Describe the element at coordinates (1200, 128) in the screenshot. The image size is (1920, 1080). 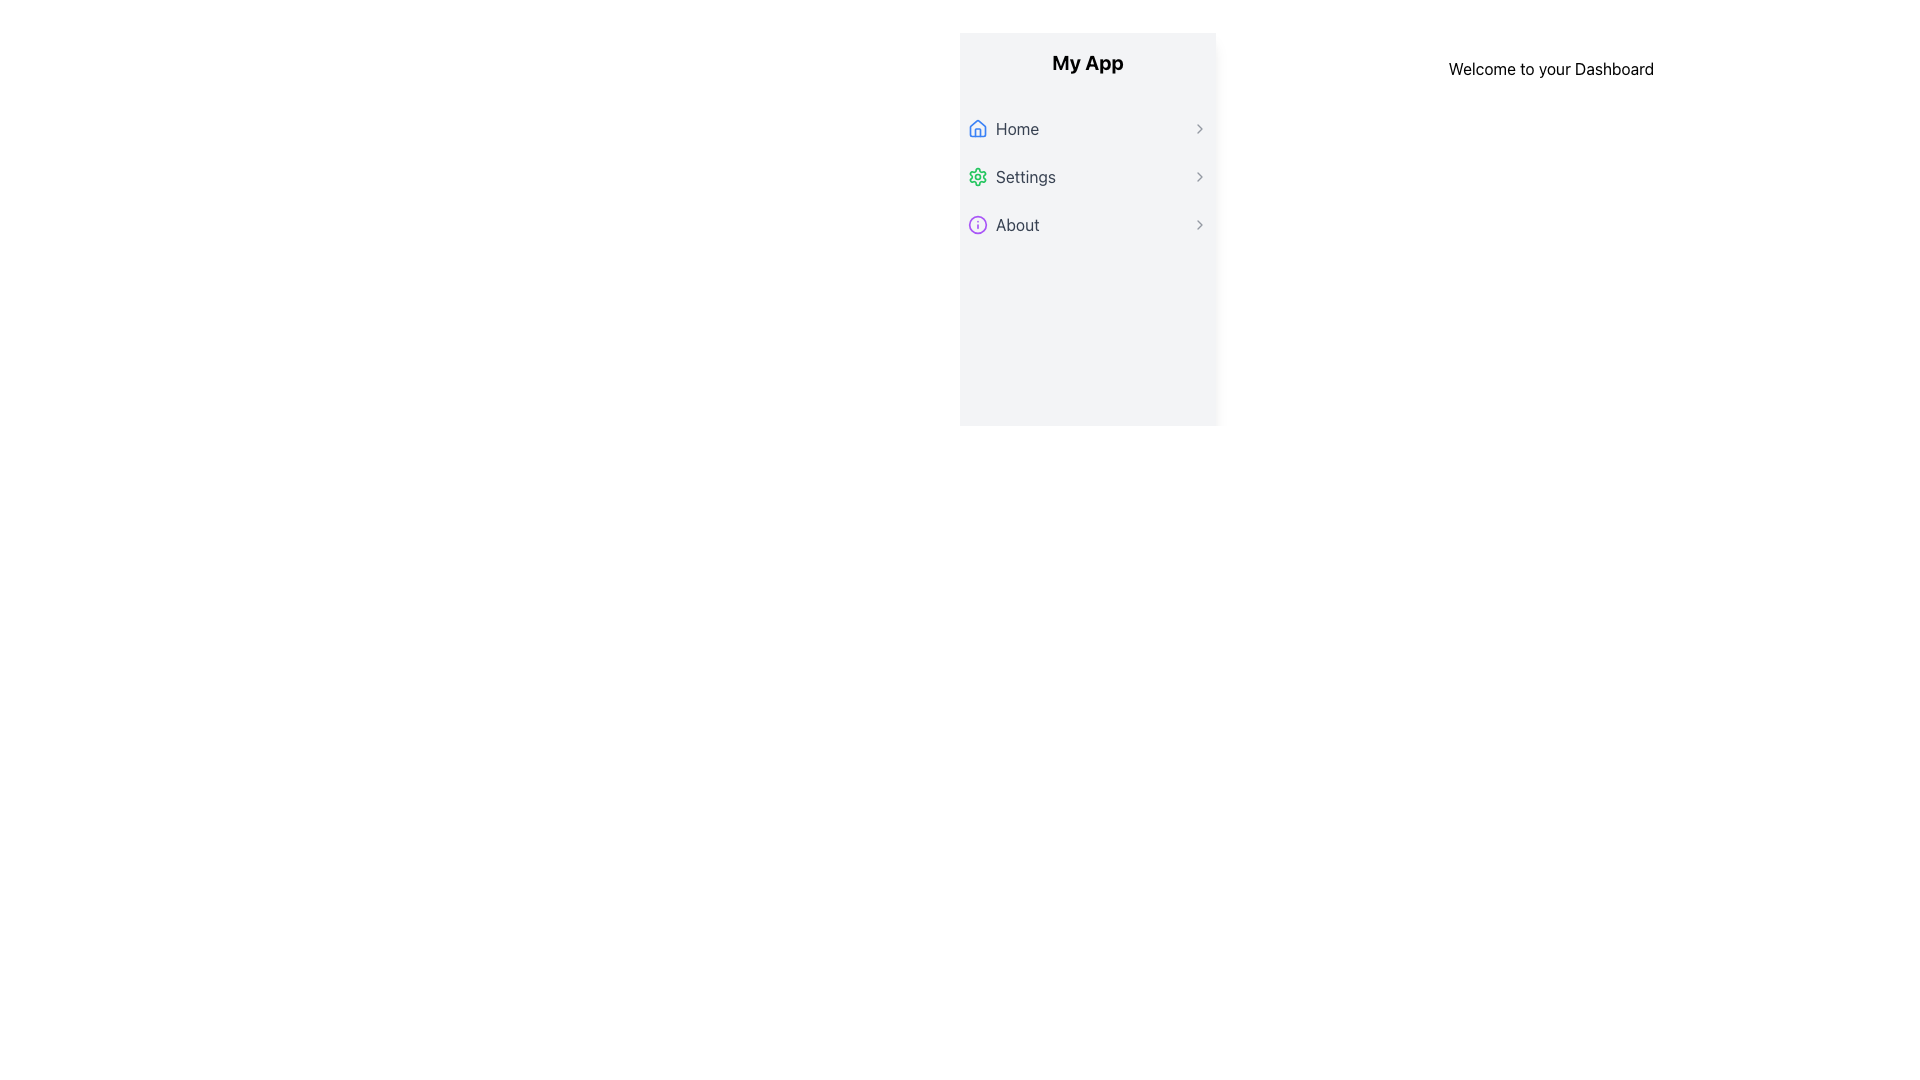
I see `the Chevron icon located at the rightmost position of the 'Home' menu item in the left menu panel as a visual indicator for navigation` at that location.